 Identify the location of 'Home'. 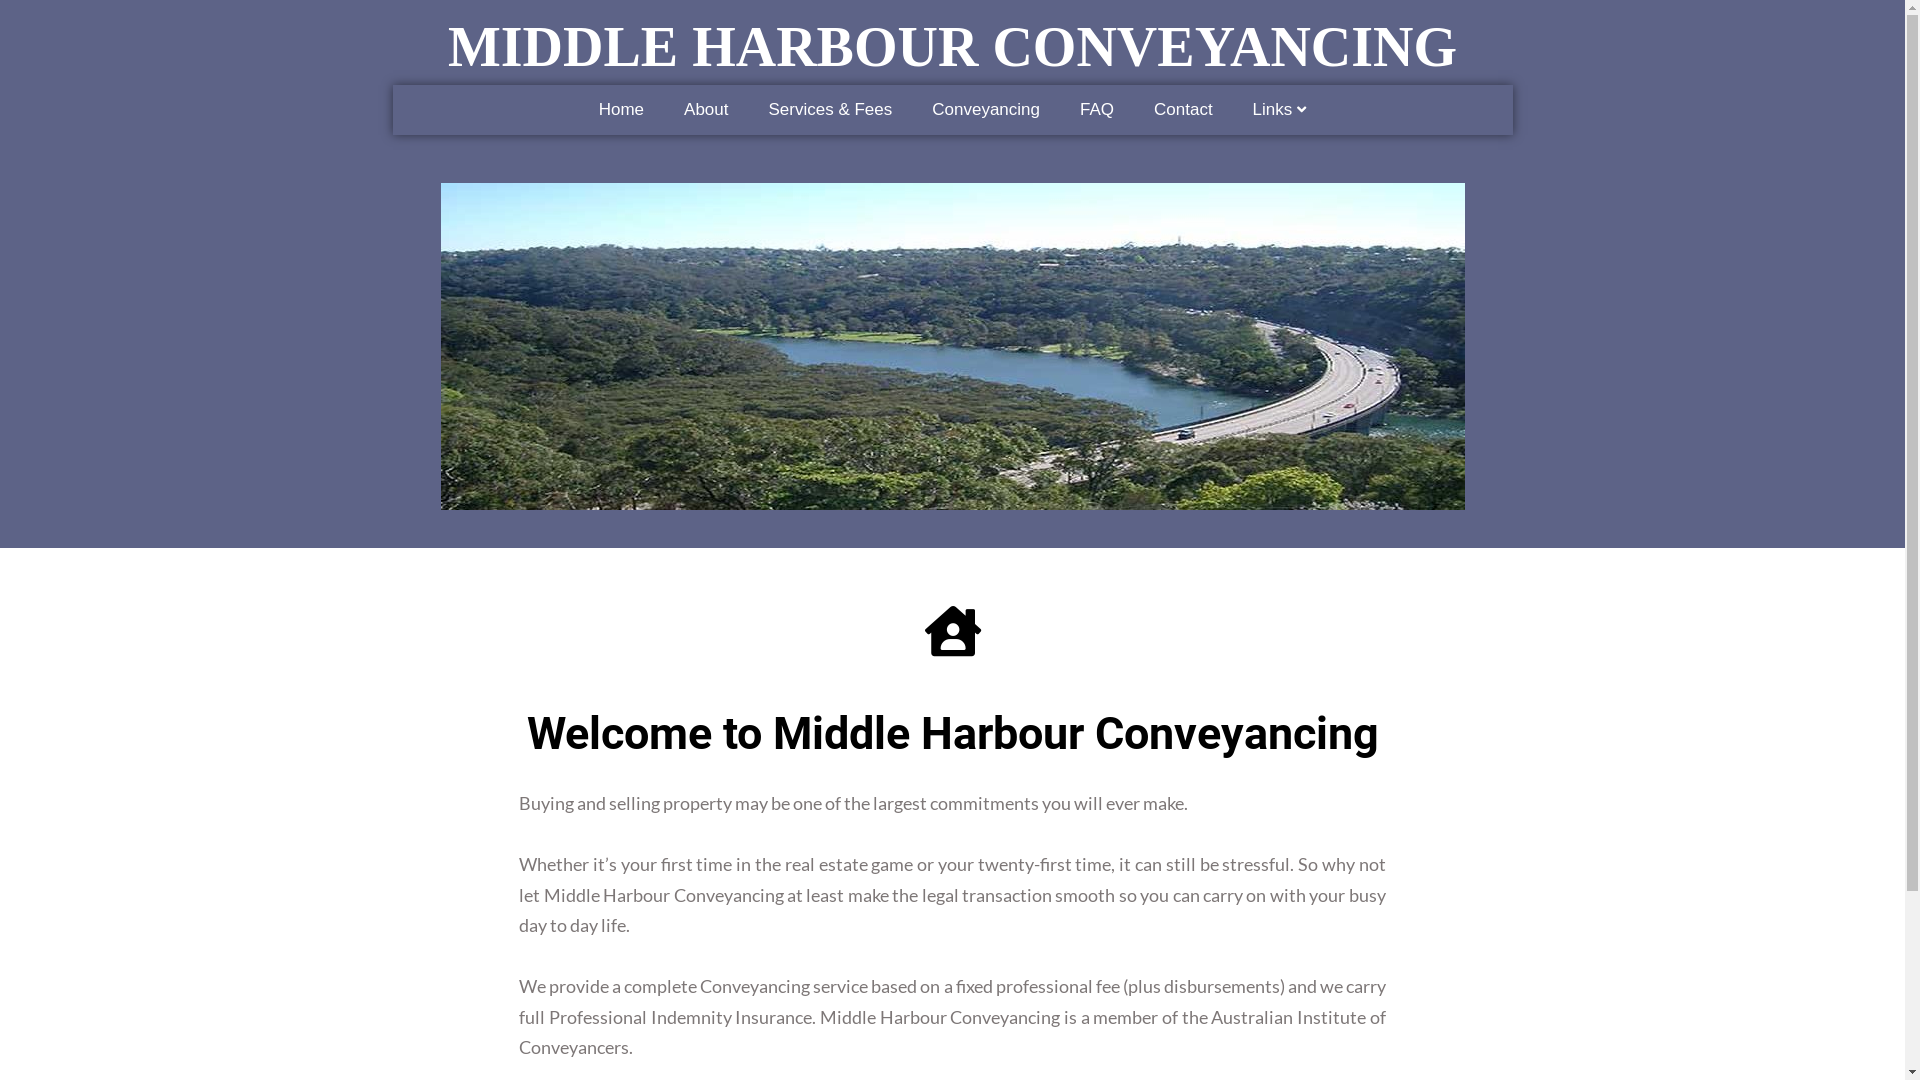
(620, 110).